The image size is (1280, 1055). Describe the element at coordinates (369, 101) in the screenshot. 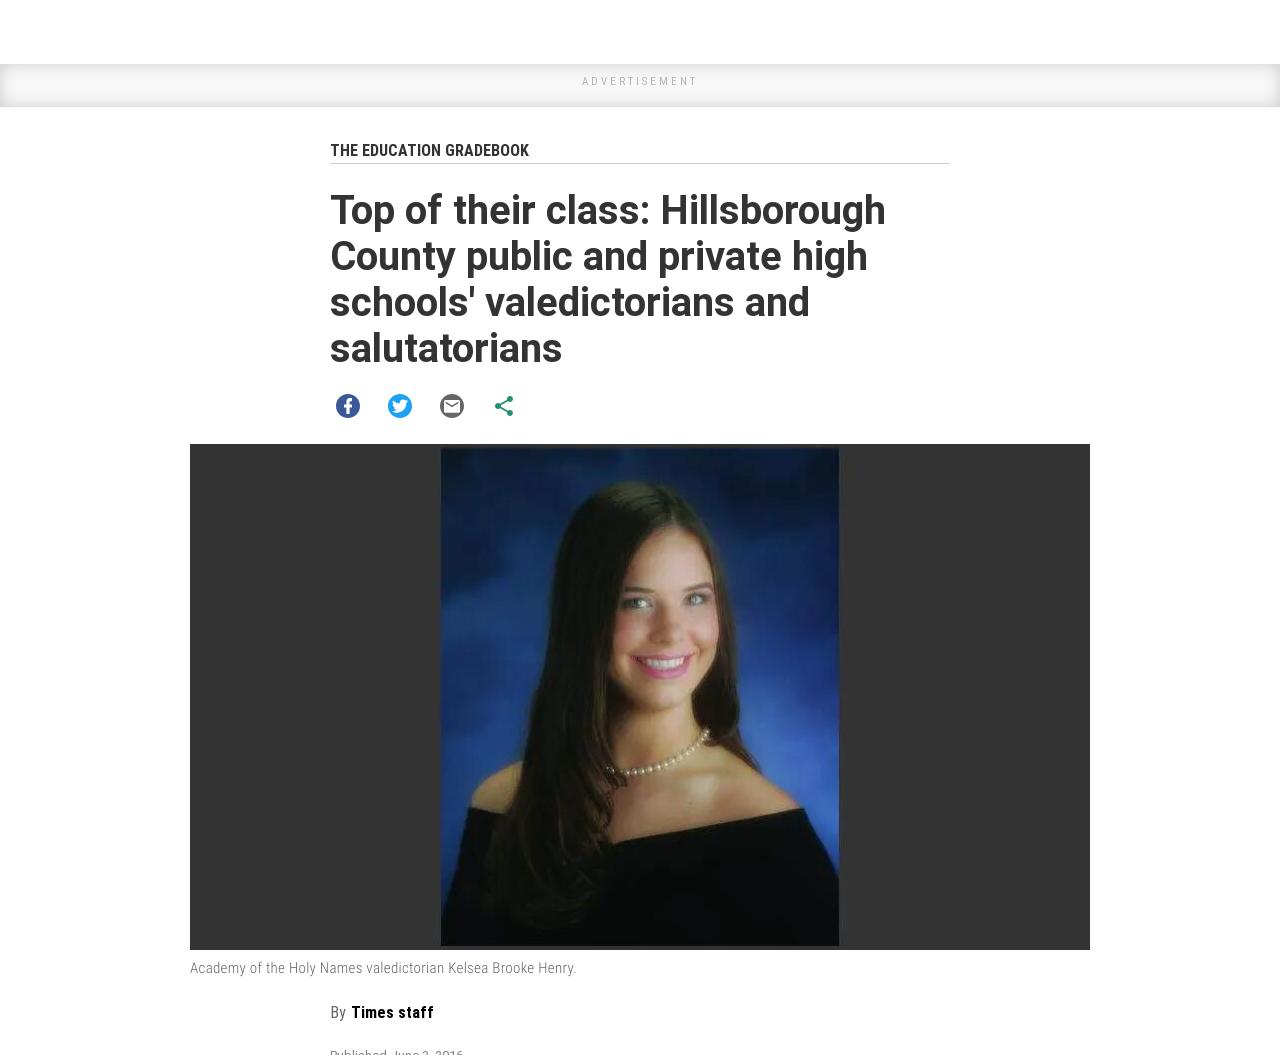

I see `'GPA: 6.20'` at that location.